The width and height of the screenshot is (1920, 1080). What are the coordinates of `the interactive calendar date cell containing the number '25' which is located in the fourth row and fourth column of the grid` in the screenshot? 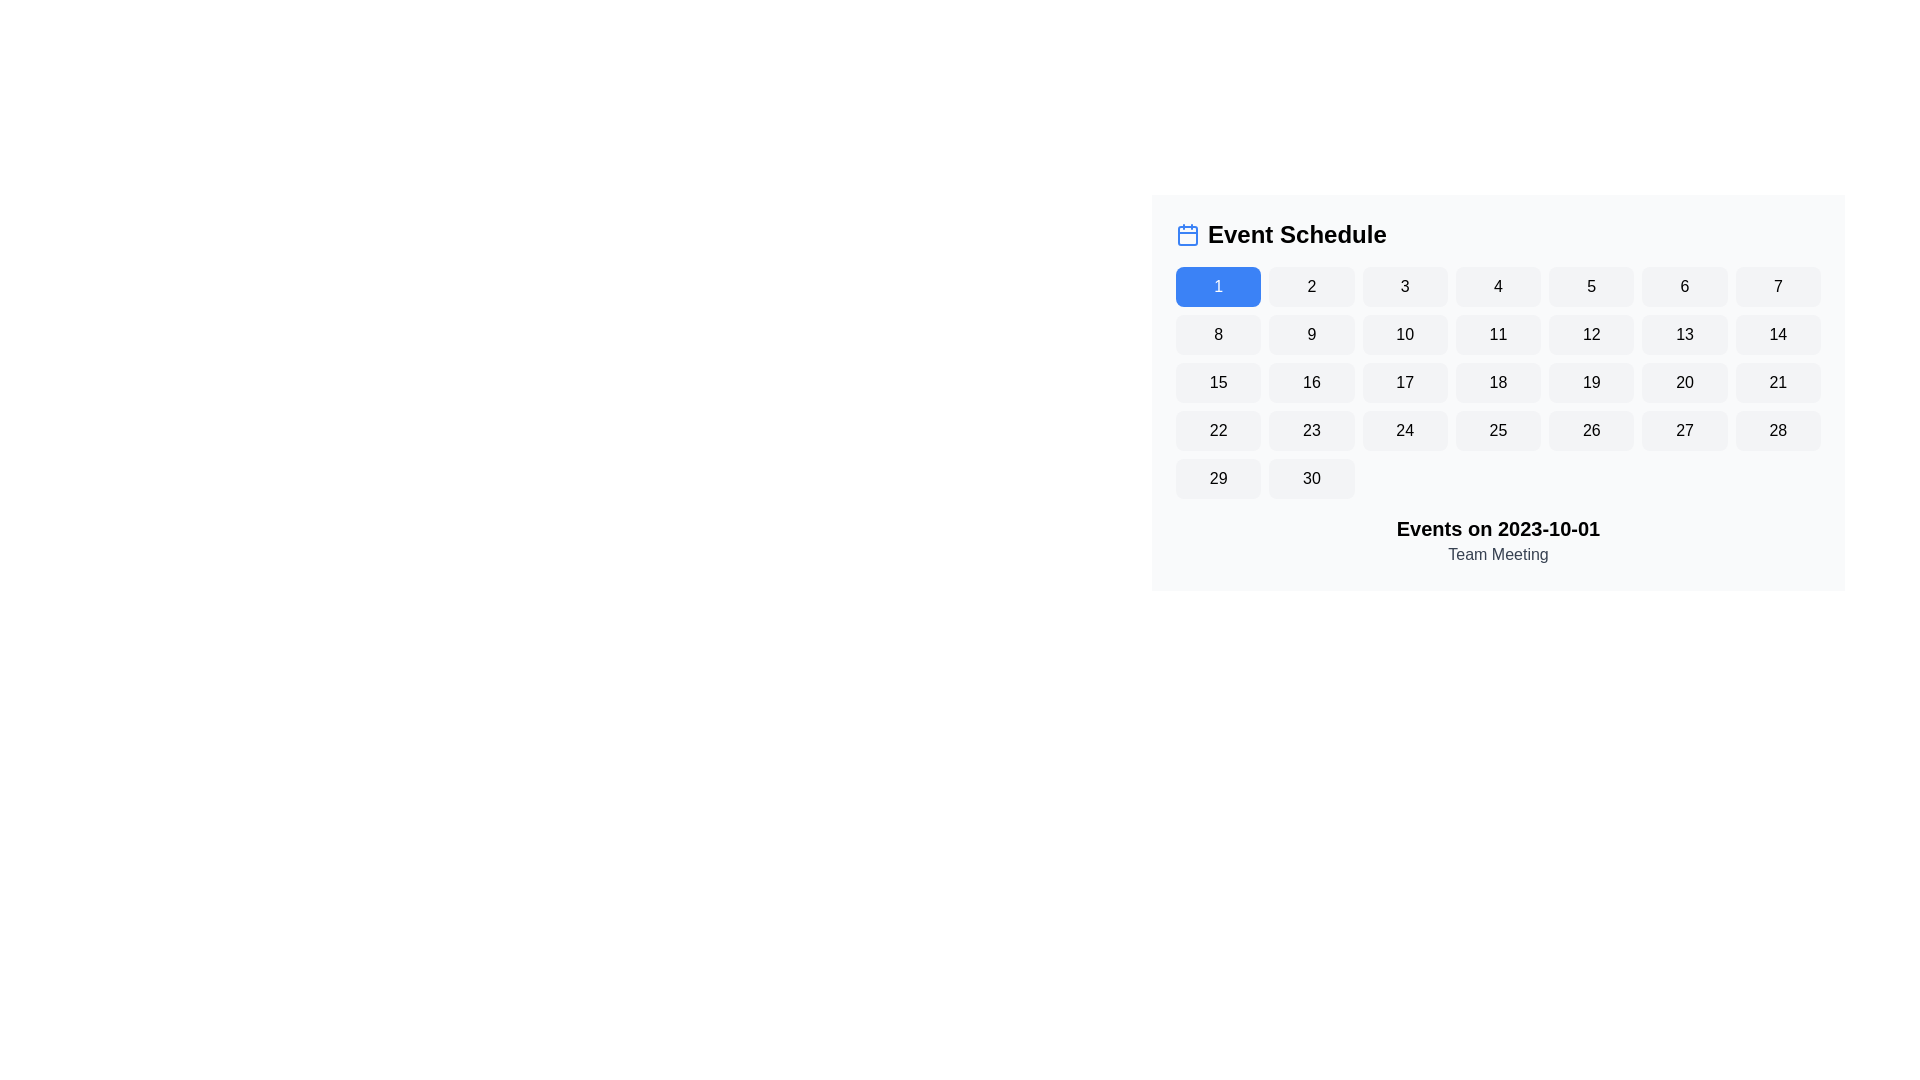 It's located at (1498, 430).